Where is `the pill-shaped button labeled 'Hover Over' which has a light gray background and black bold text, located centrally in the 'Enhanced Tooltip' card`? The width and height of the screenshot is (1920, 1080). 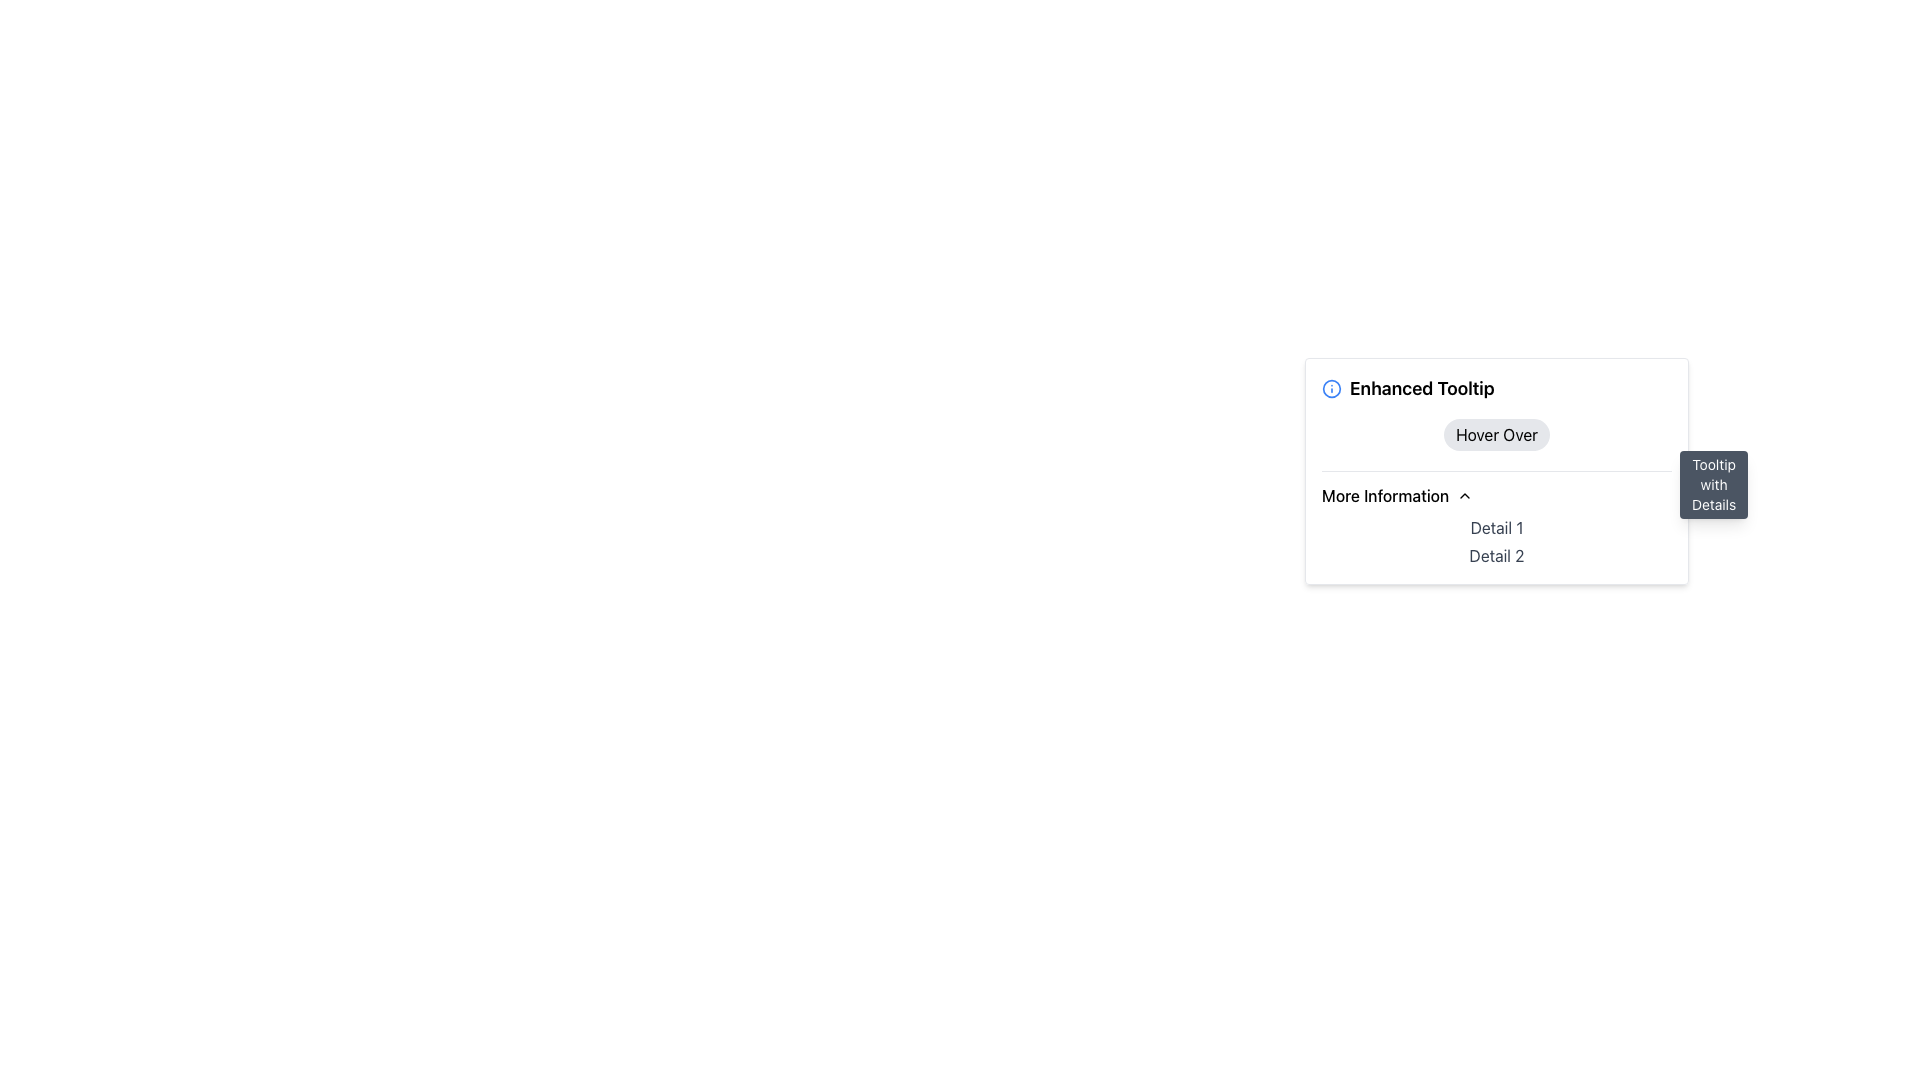 the pill-shaped button labeled 'Hover Over' which has a light gray background and black bold text, located centrally in the 'Enhanced Tooltip' card is located at coordinates (1497, 434).